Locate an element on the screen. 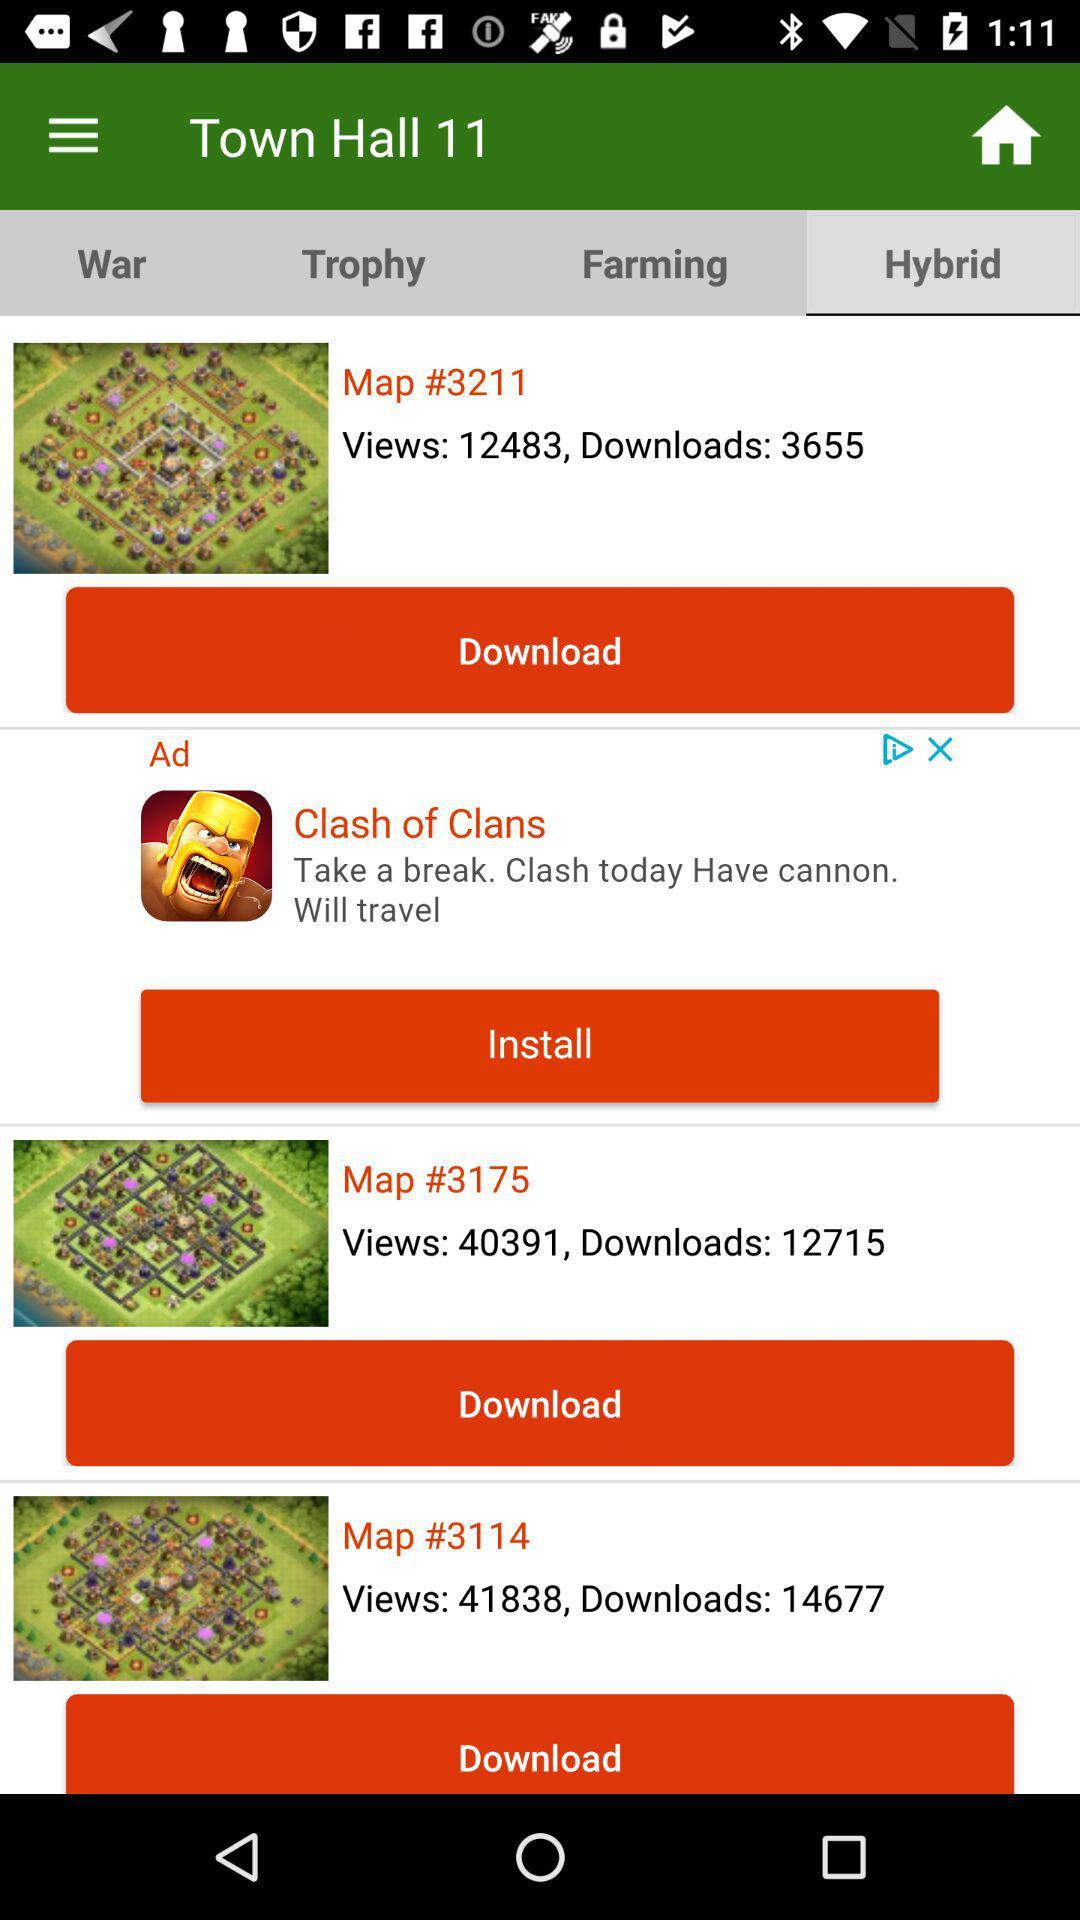 Image resolution: width=1080 pixels, height=1920 pixels. main manu is located at coordinates (72, 135).